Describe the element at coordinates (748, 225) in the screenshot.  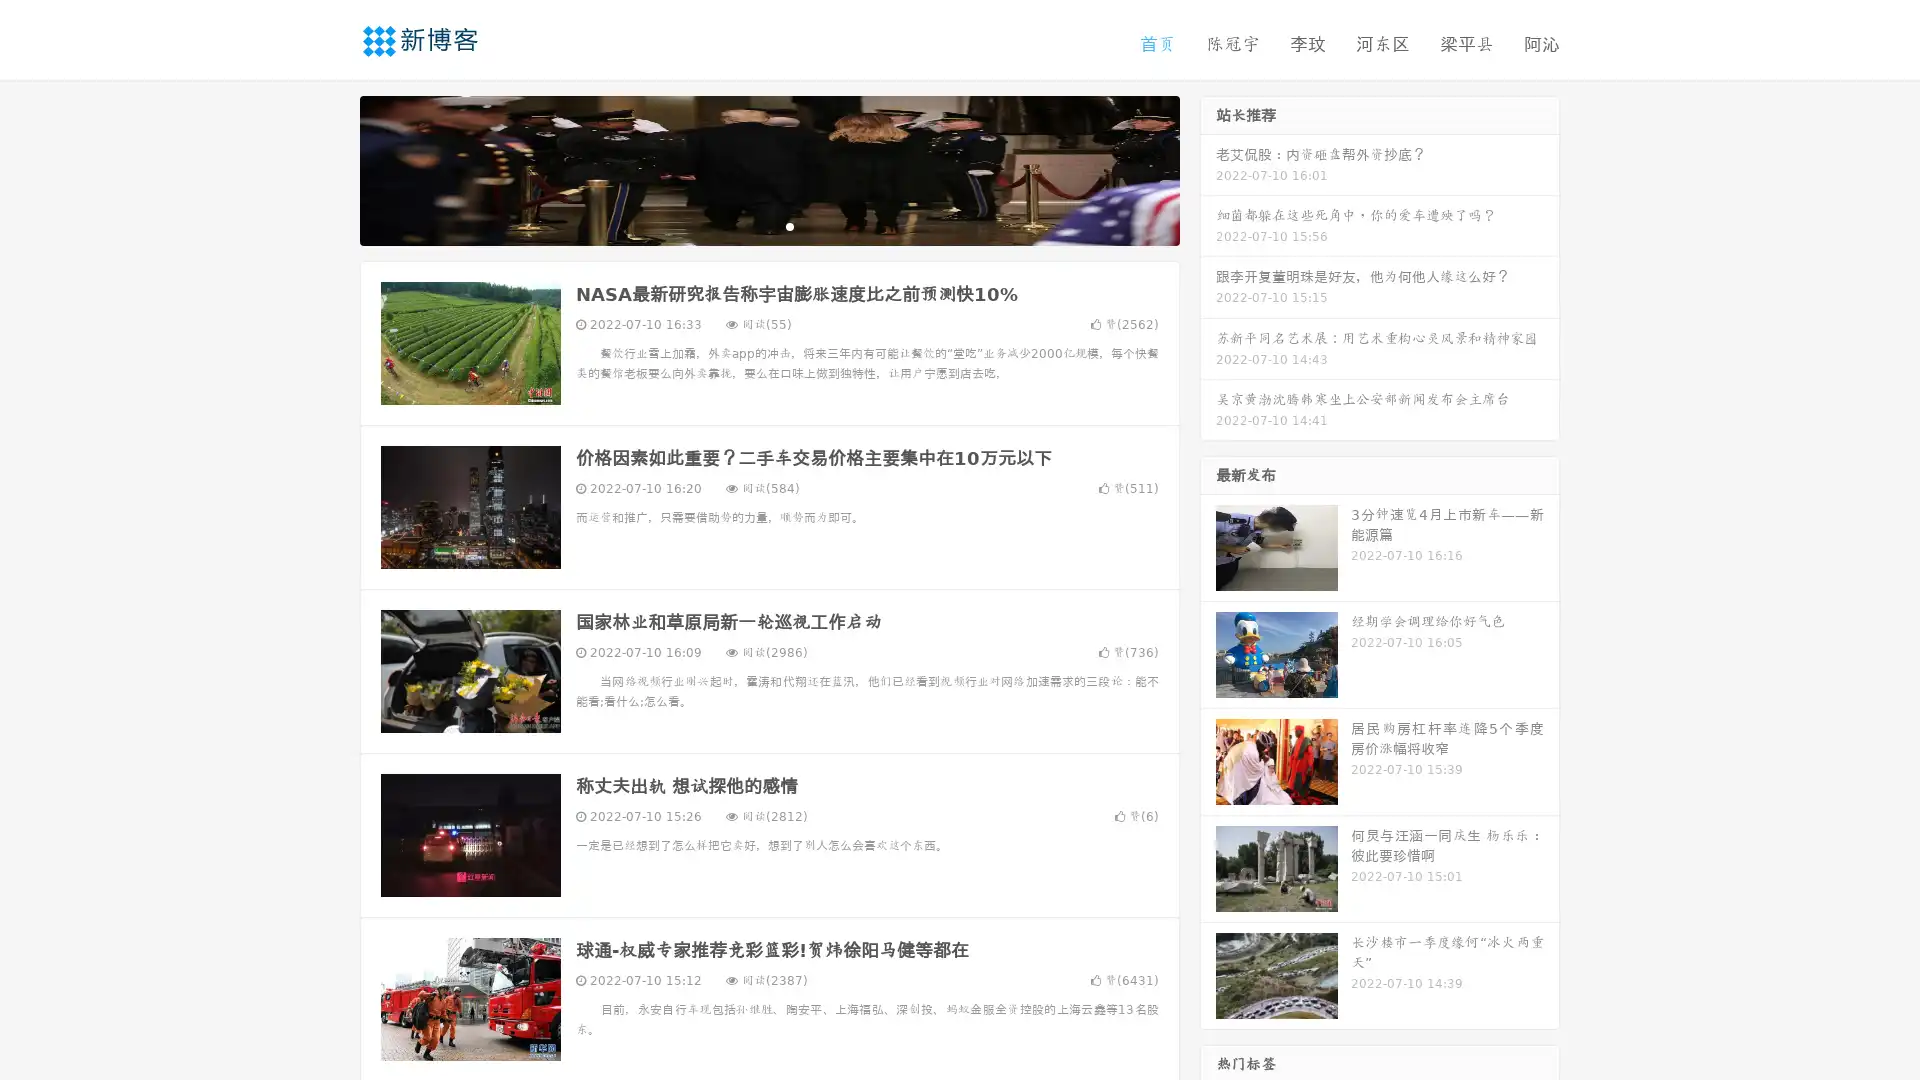
I see `Go to slide 1` at that location.